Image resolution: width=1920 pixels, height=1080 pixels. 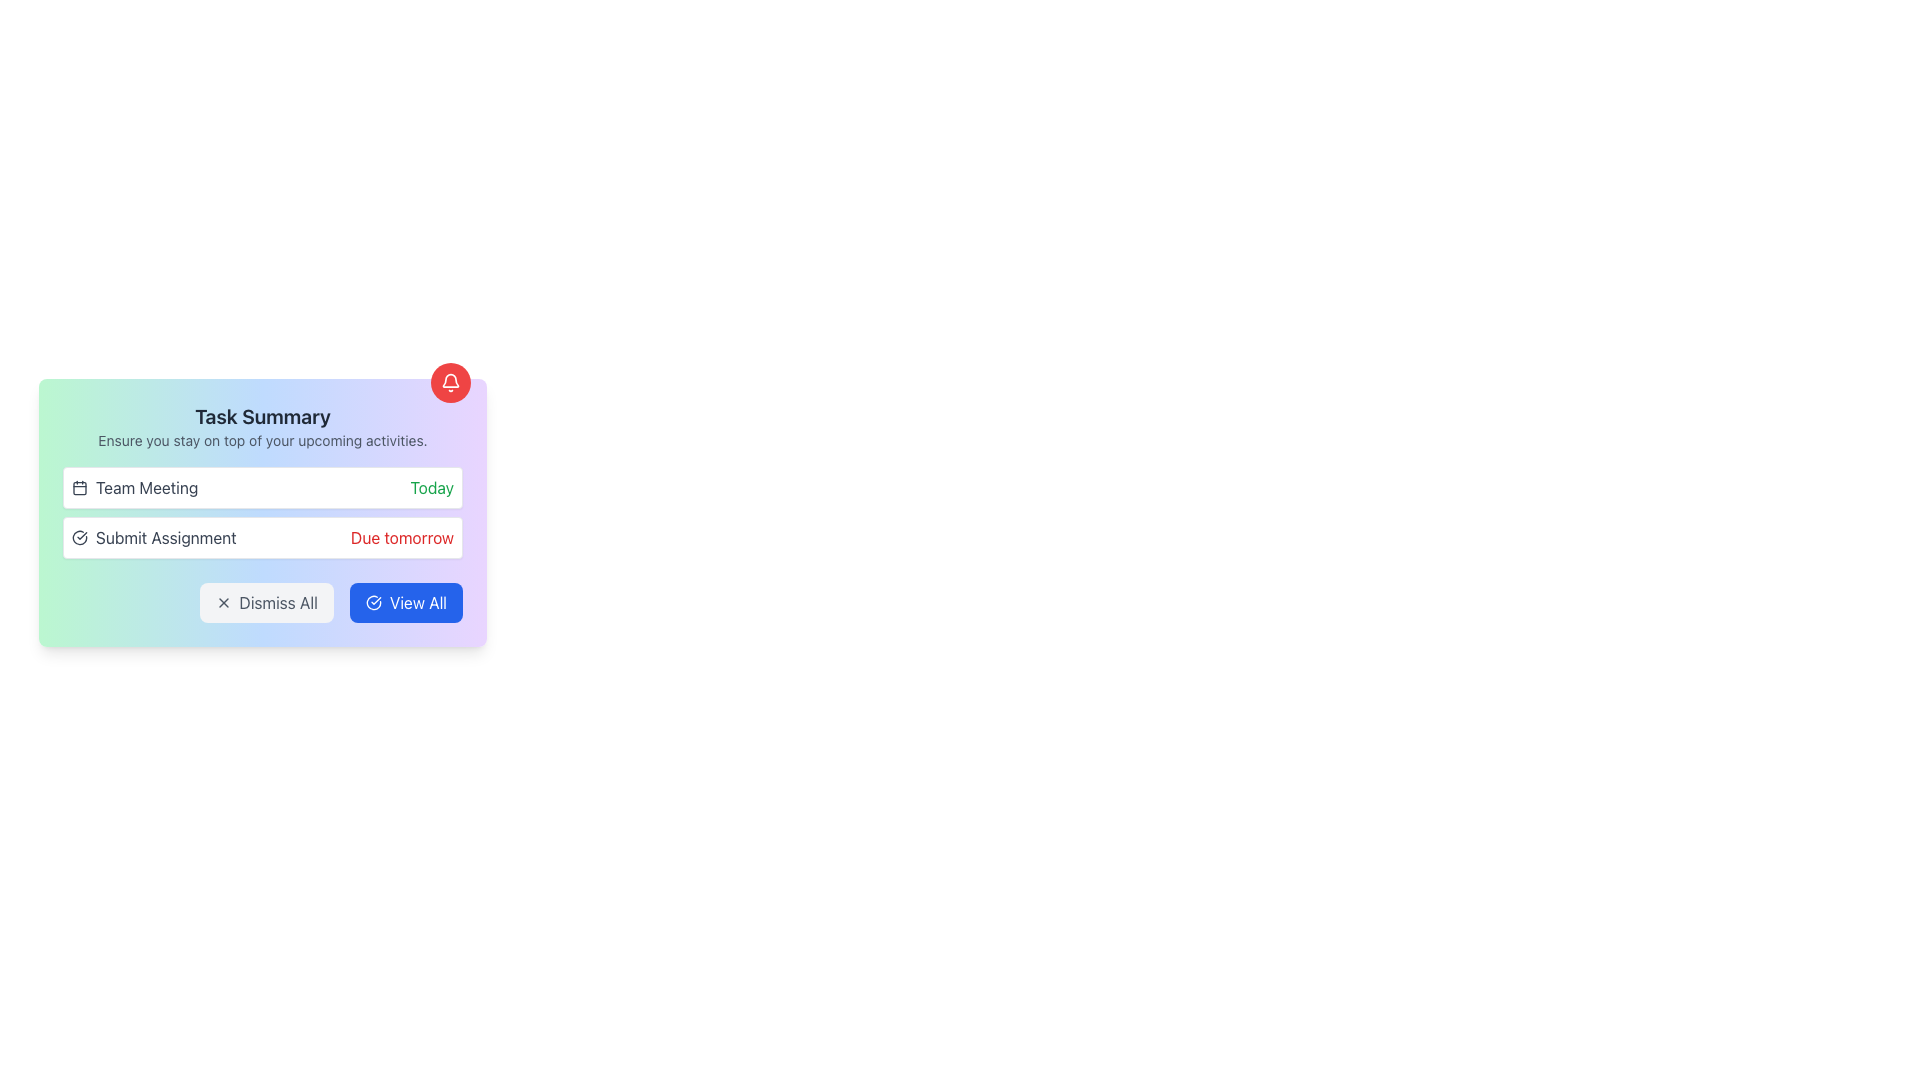 What do you see at coordinates (405, 601) in the screenshot?
I see `the second button in the horizontal layout within the 'Task Summary' modal located towards the bottom right` at bounding box center [405, 601].